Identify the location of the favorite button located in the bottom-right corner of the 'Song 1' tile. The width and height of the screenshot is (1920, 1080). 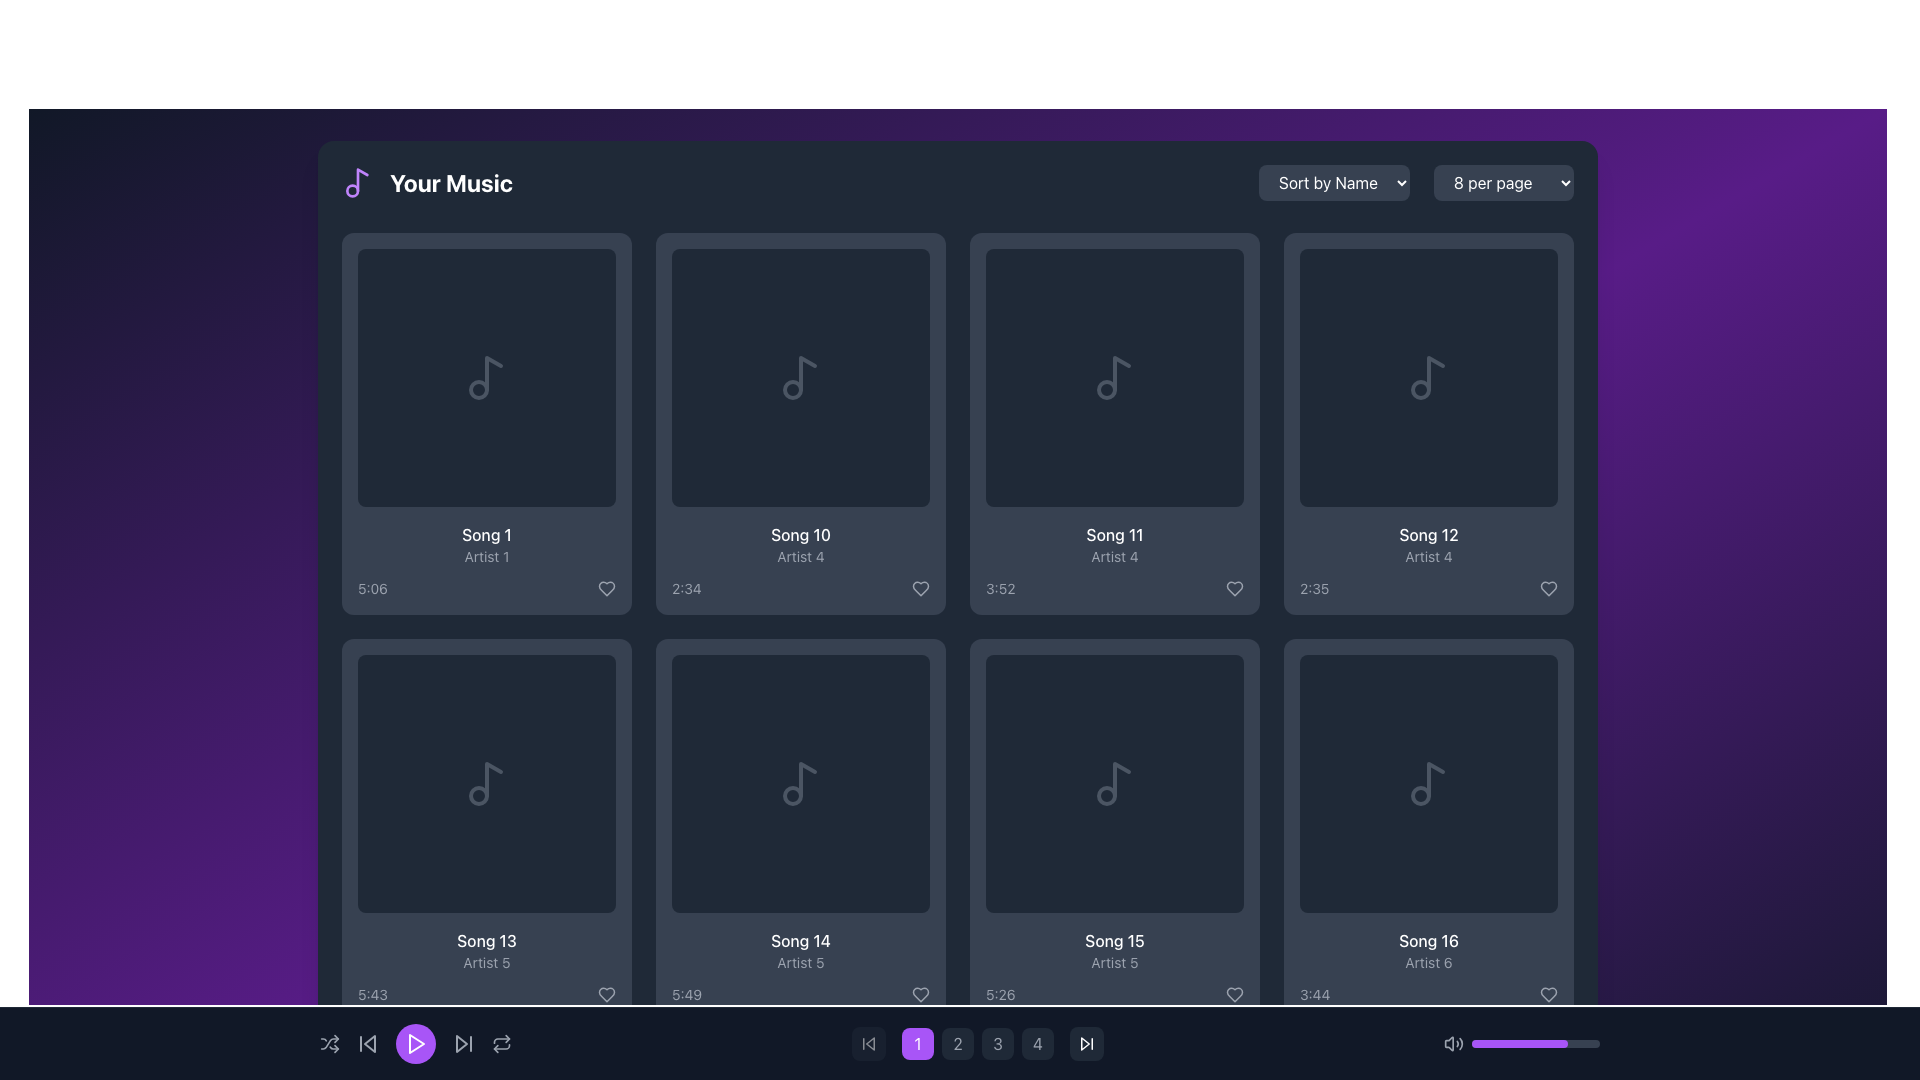
(605, 588).